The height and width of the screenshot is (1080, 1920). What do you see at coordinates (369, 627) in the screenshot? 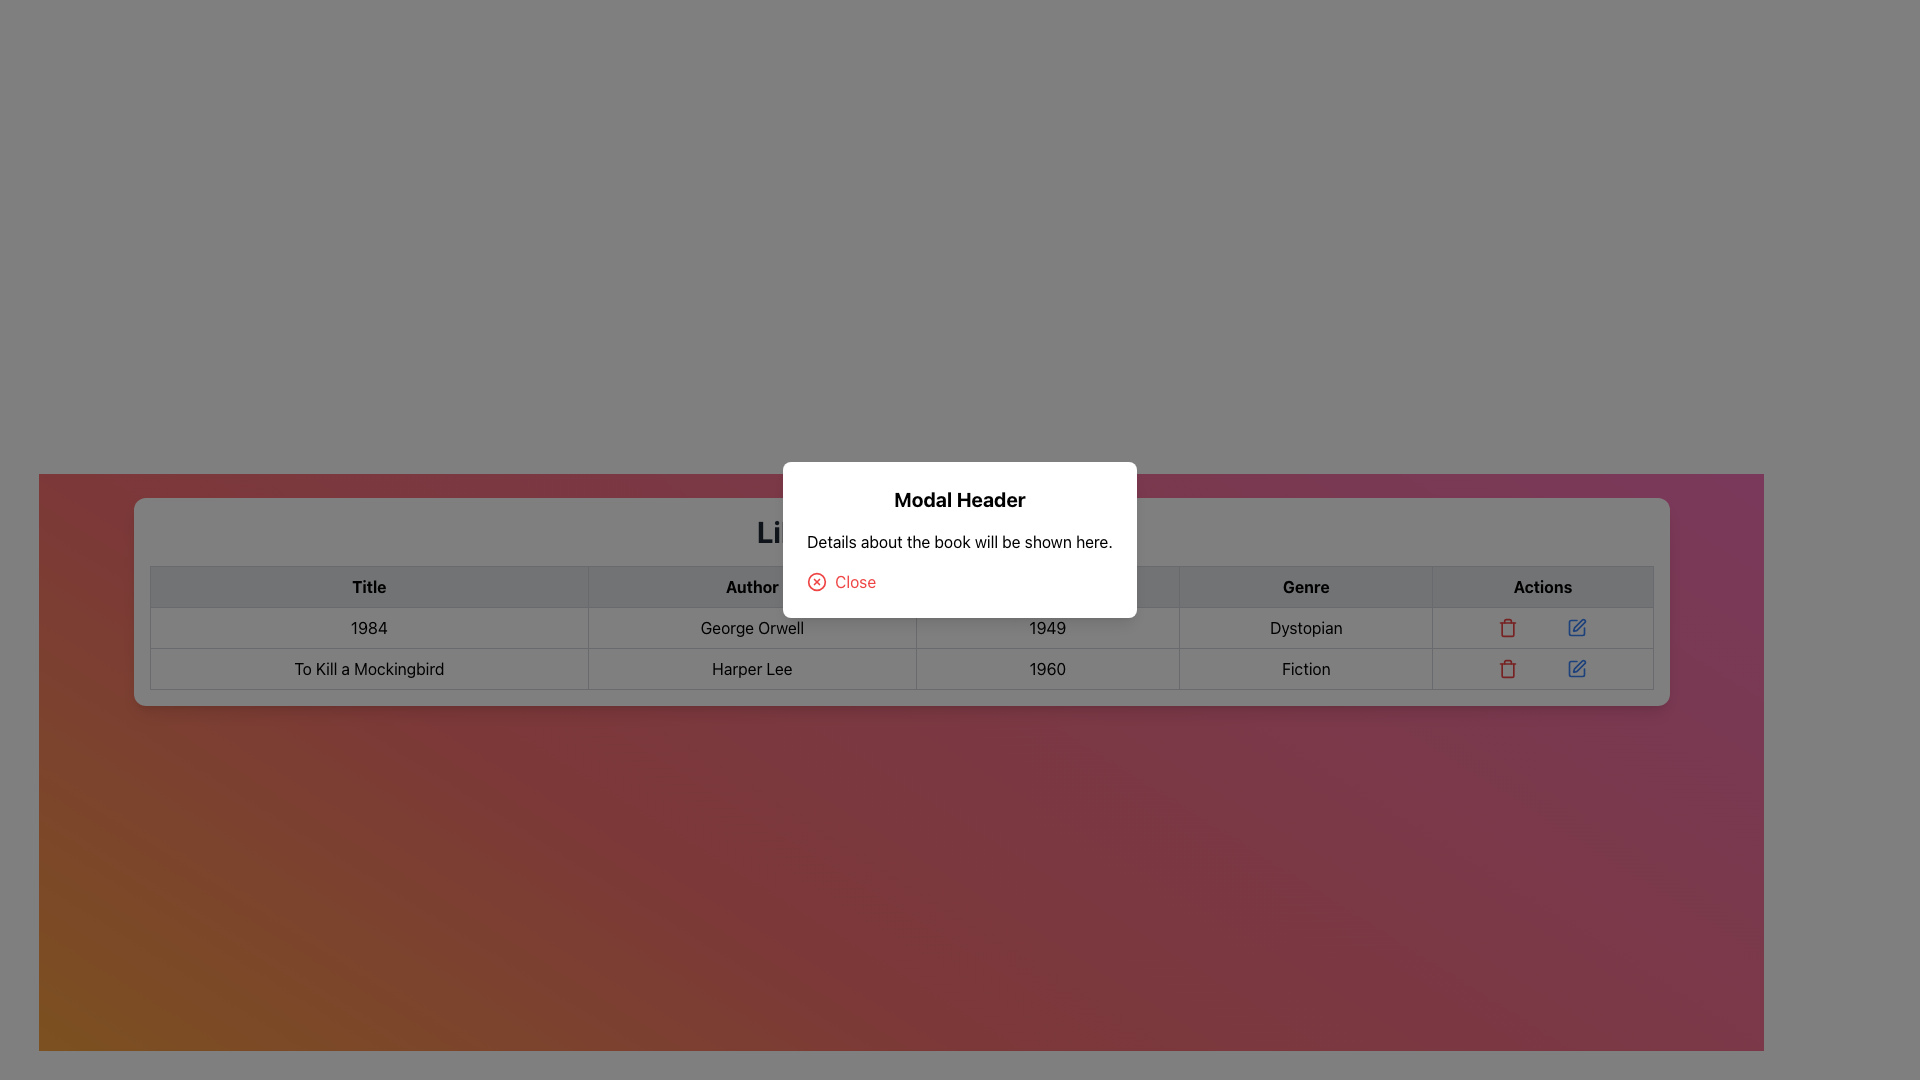
I see `the Static Text Cell displaying the book title '1984' by George Orwell in the first column of the table under the 'Title' header` at bounding box center [369, 627].